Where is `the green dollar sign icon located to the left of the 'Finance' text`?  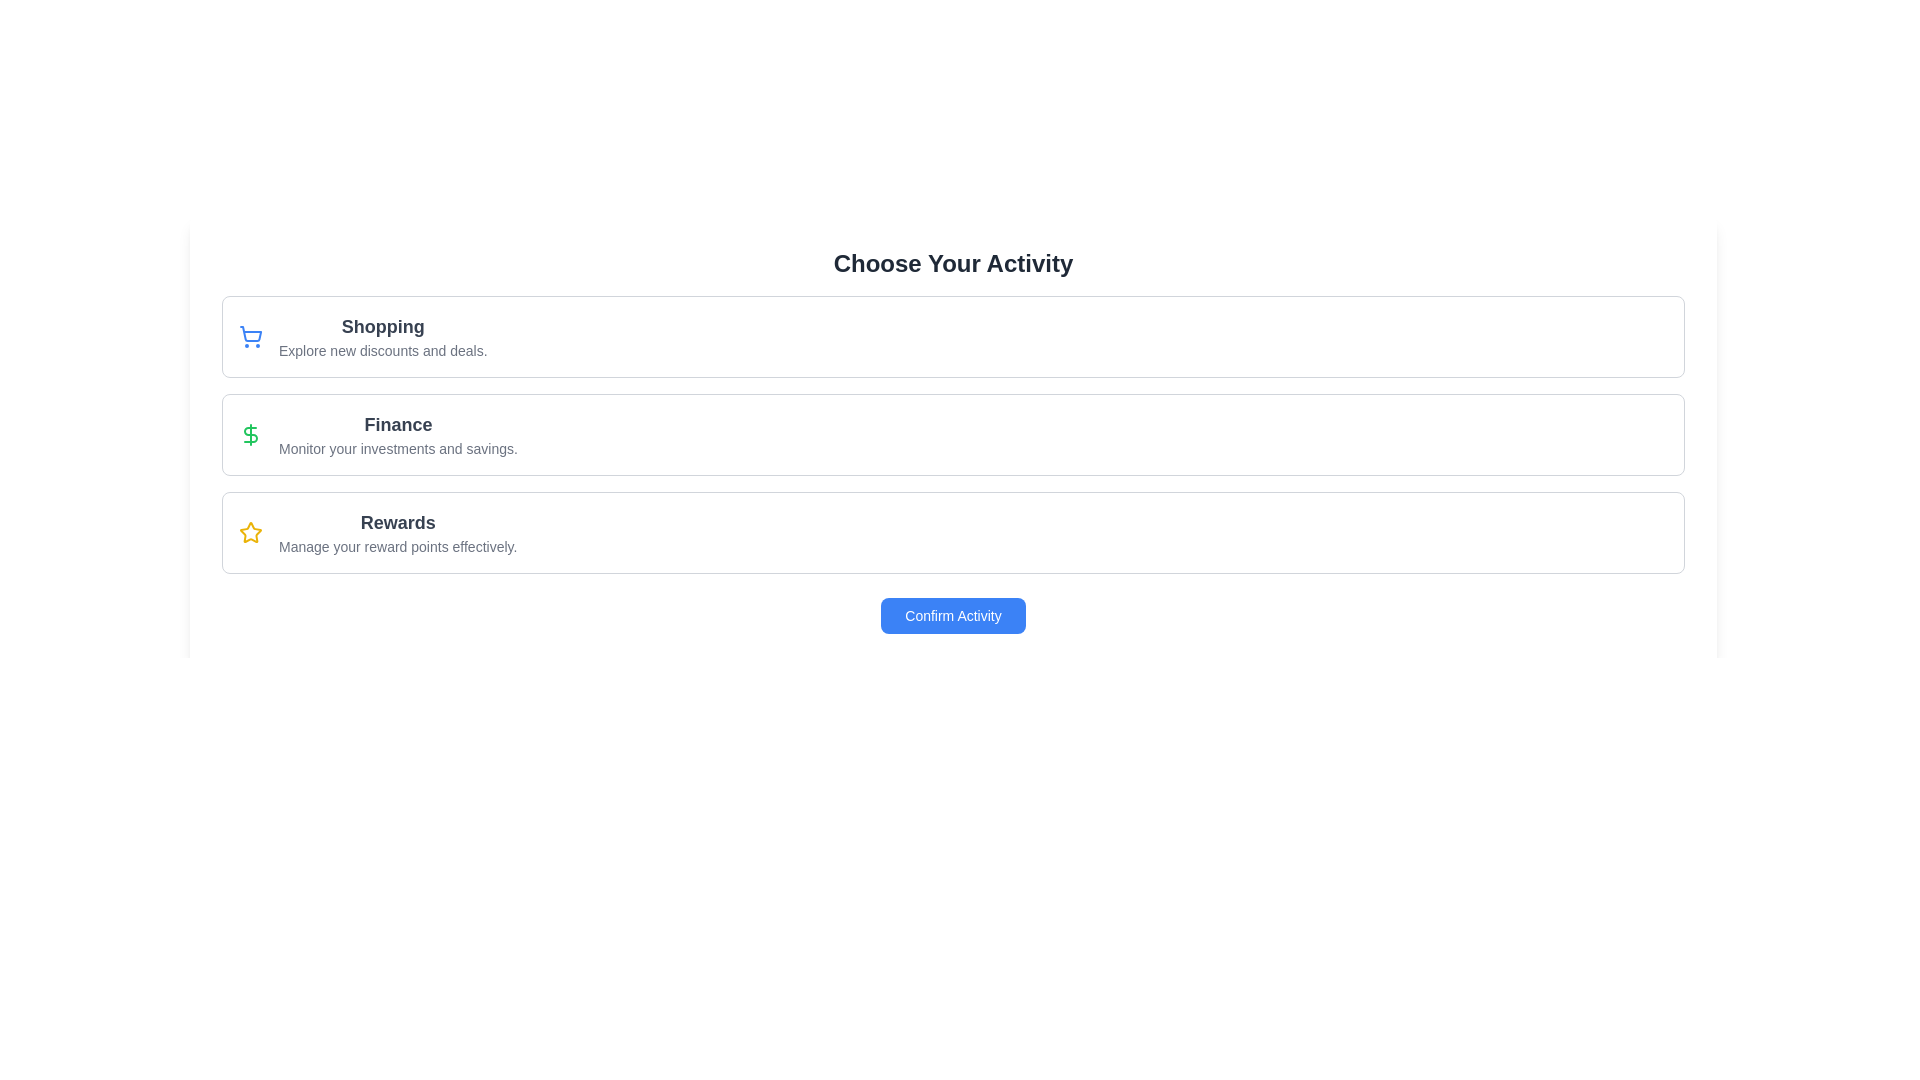 the green dollar sign icon located to the left of the 'Finance' text is located at coordinates (249, 434).